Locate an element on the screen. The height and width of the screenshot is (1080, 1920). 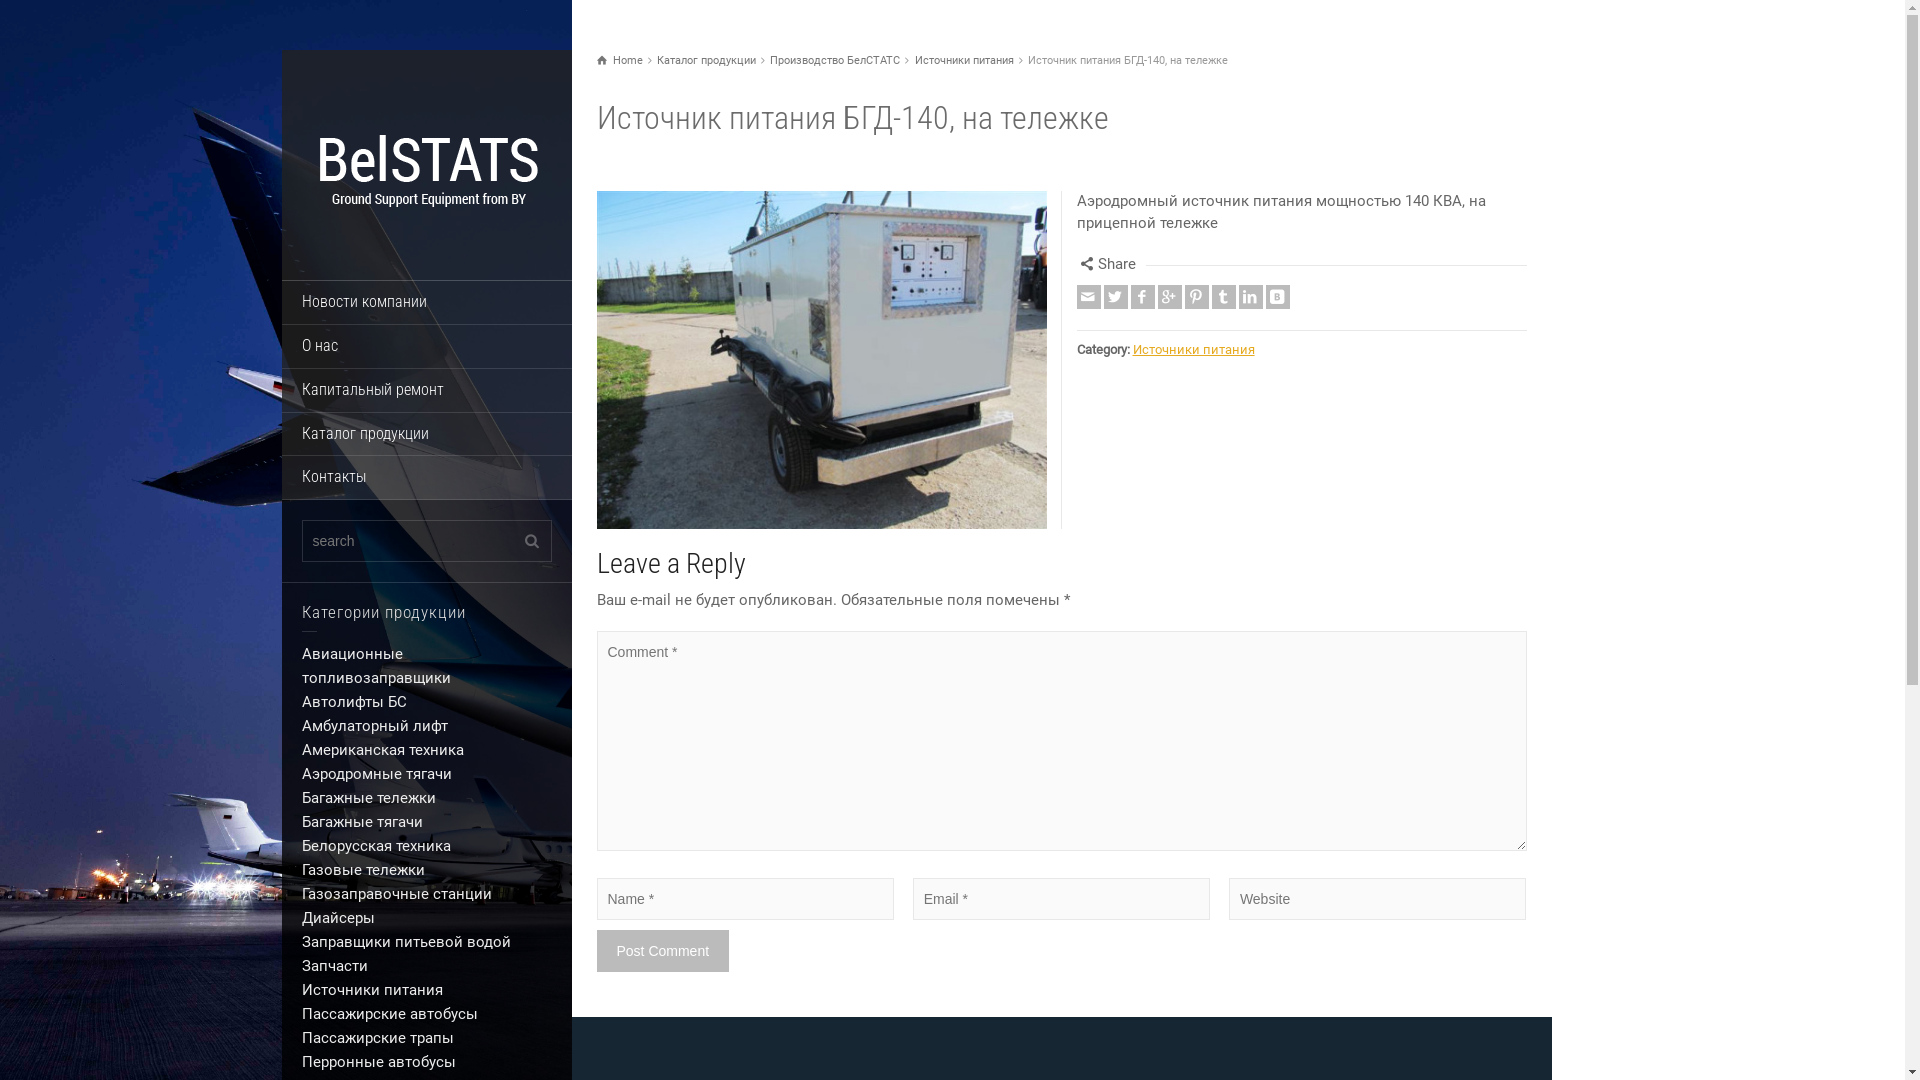
'Vkontakte' is located at coordinates (1276, 297).